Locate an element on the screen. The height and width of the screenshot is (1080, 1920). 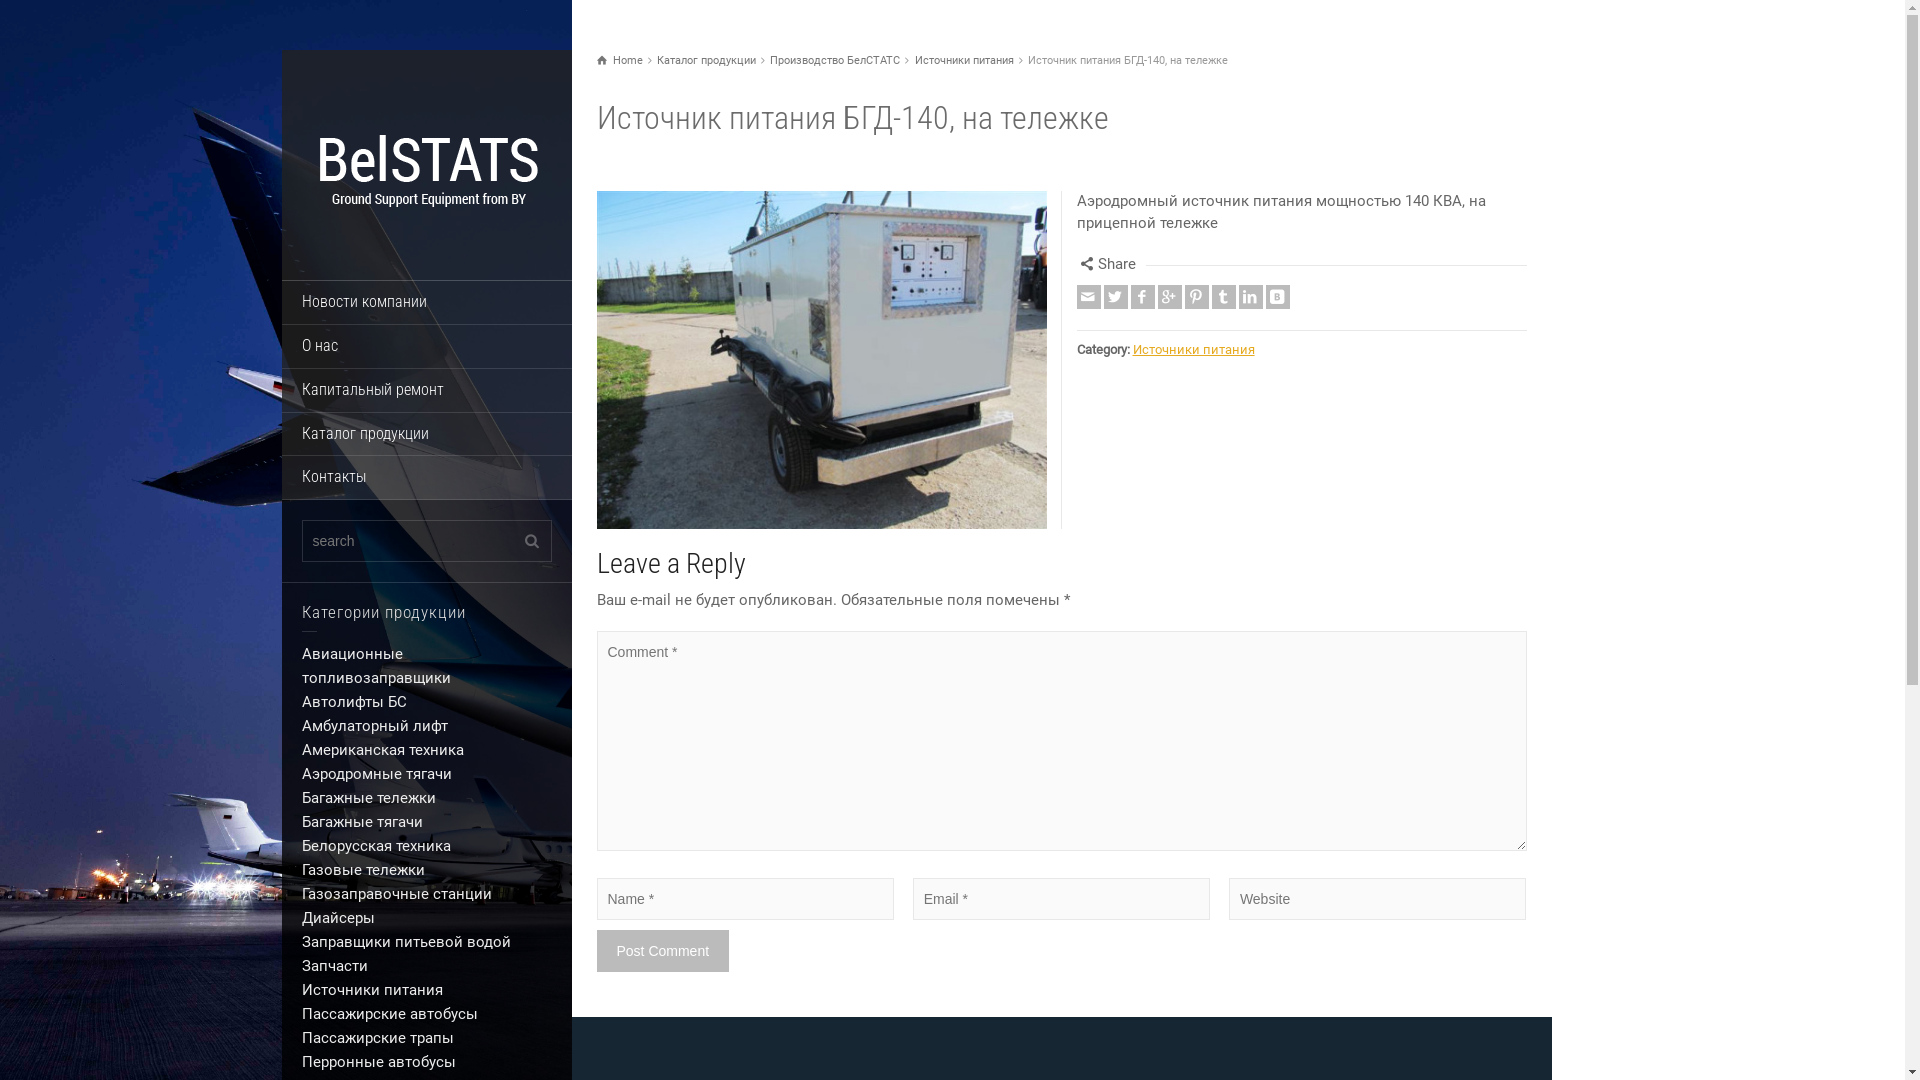
'Vkontakte' is located at coordinates (1276, 297).